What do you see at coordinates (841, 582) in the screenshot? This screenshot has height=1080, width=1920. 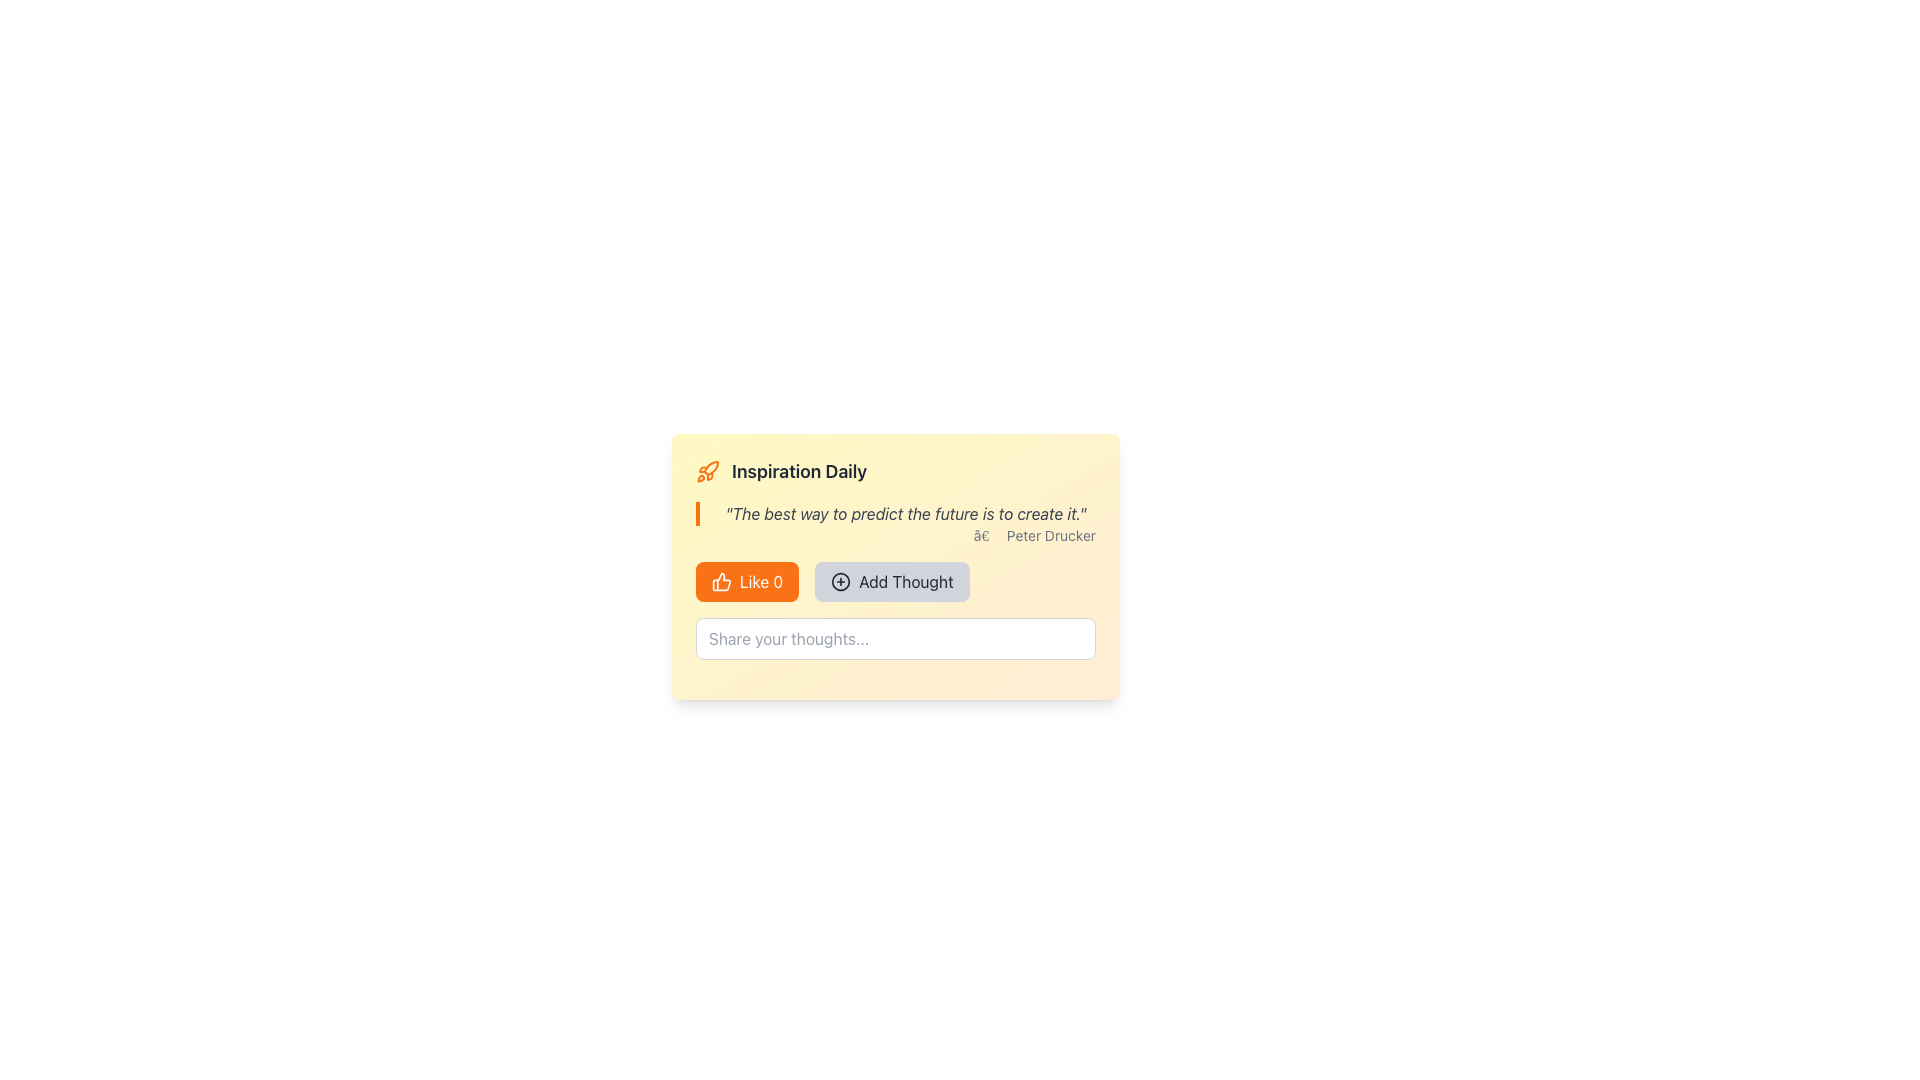 I see `the SVG Circle element, which serves as the background of an SVG icon located near the bottom-right of the main content area, adjacent to the 'Like' and 'Add Thought' buttons` at bounding box center [841, 582].